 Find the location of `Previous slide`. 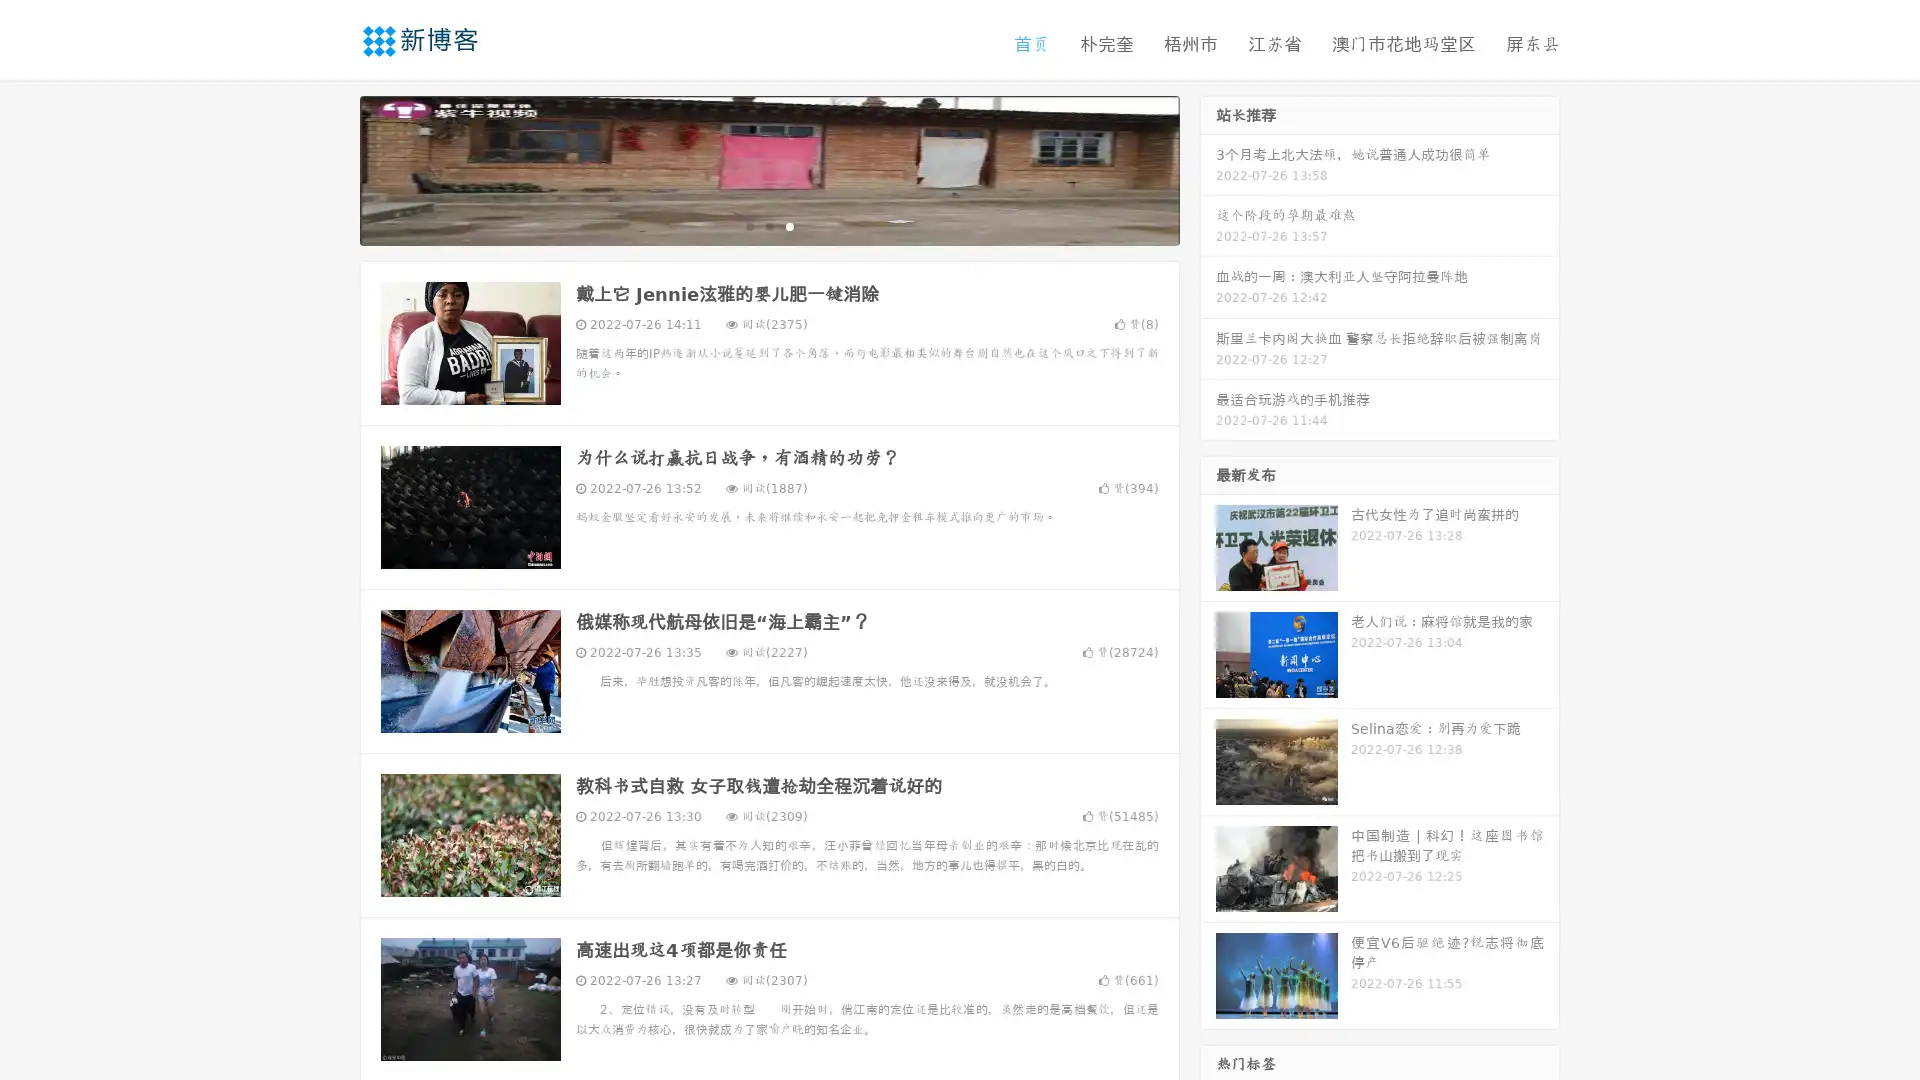

Previous slide is located at coordinates (330, 168).